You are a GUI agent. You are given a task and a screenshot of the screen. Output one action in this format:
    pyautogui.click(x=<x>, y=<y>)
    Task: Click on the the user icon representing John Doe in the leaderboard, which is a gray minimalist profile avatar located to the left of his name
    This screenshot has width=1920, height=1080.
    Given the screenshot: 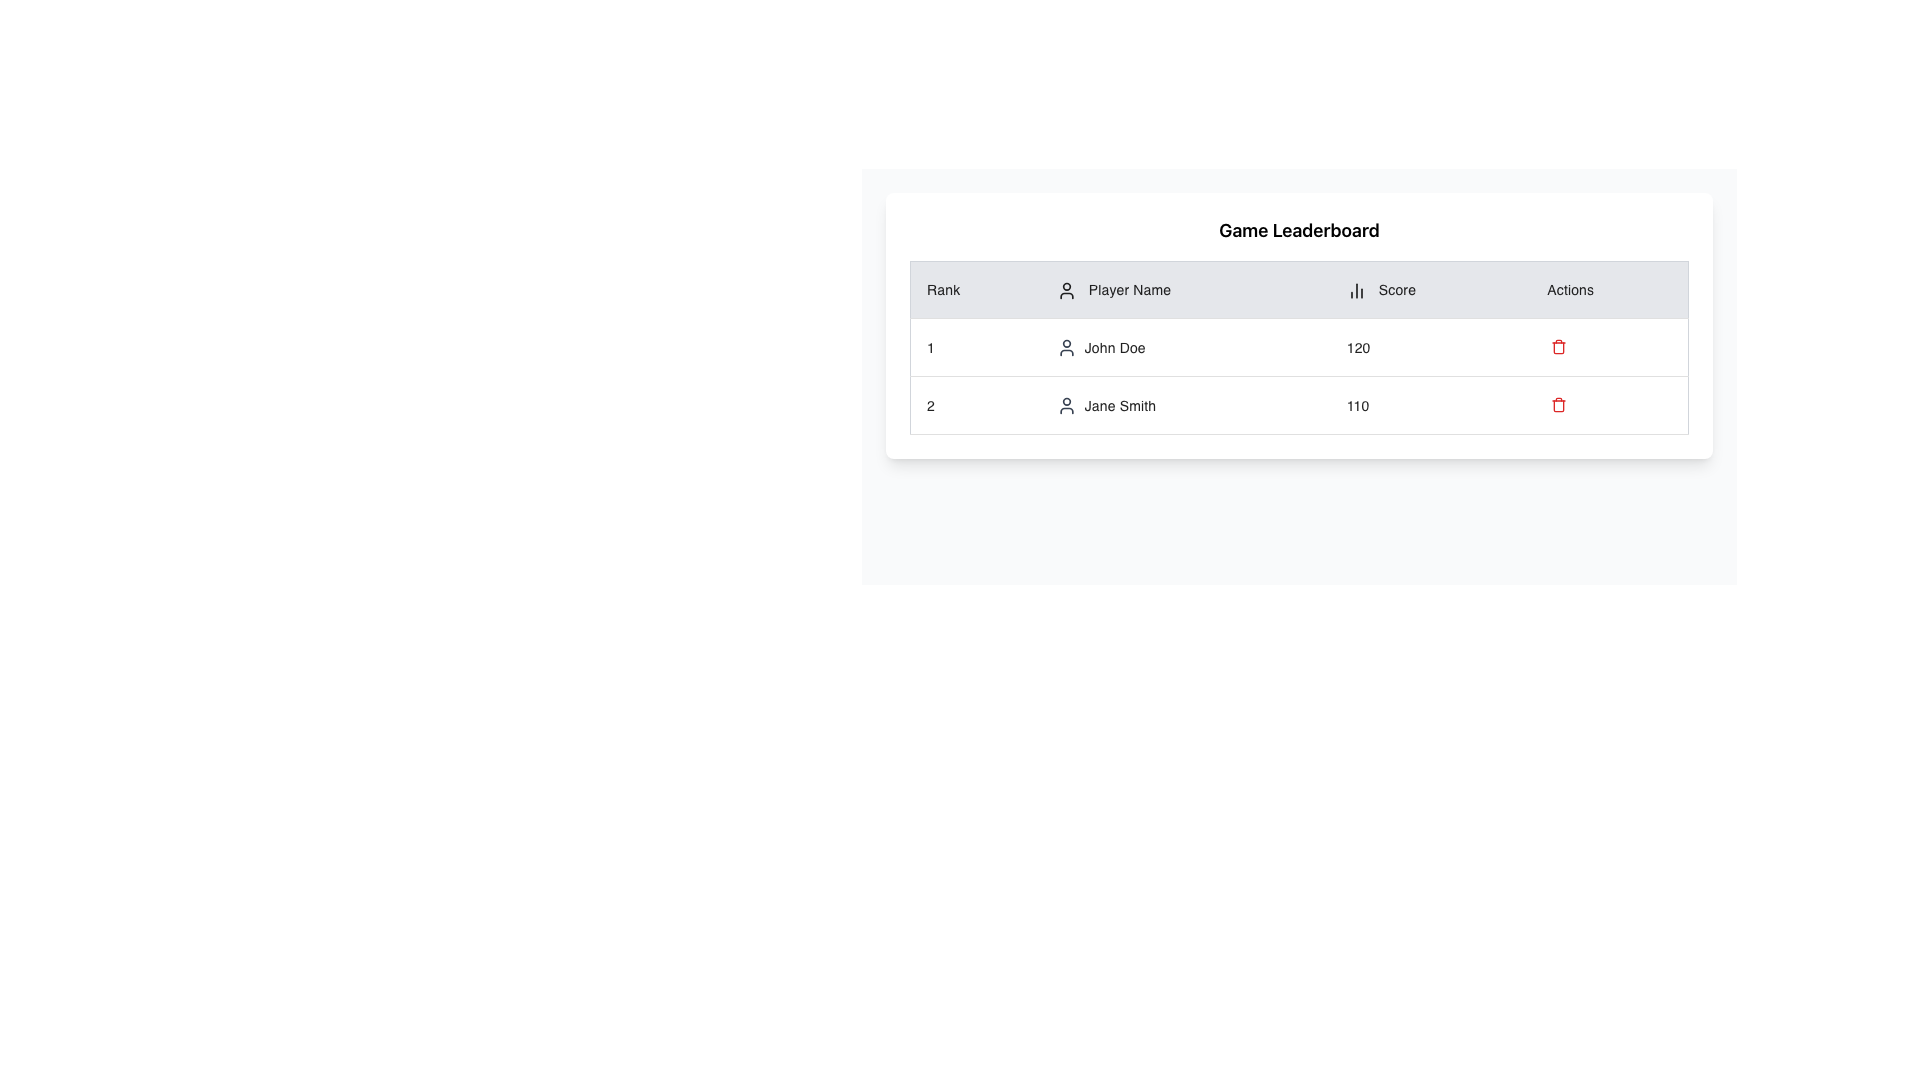 What is the action you would take?
    pyautogui.click(x=1065, y=346)
    